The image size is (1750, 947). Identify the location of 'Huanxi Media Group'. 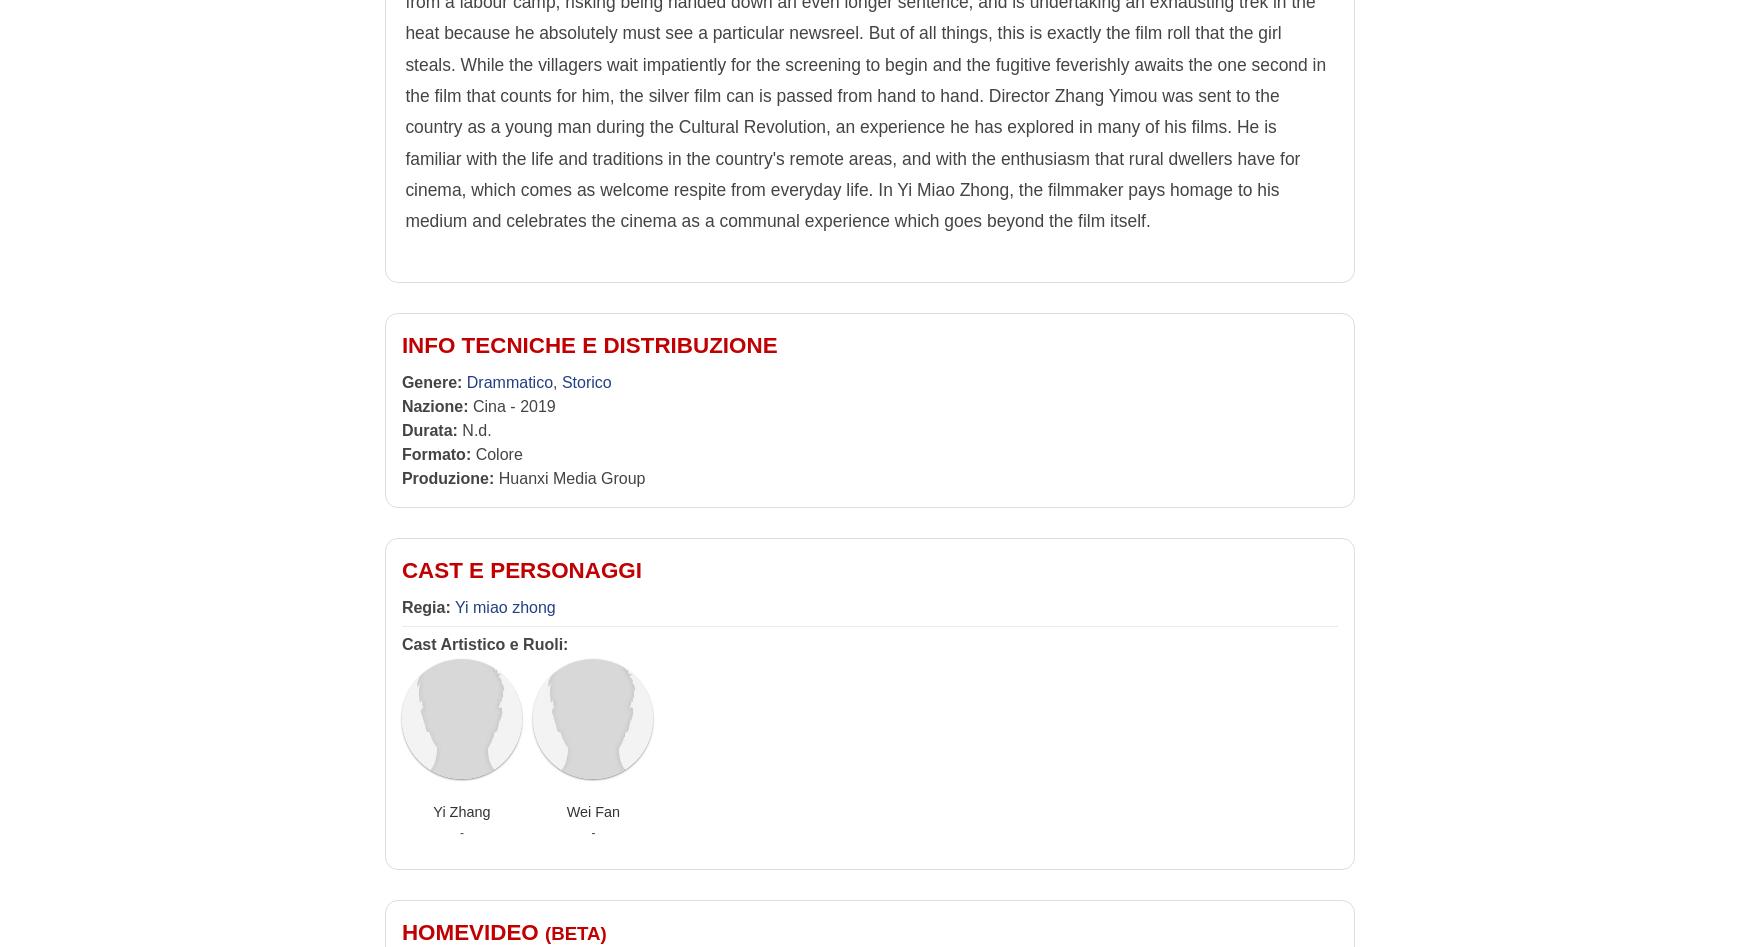
(569, 477).